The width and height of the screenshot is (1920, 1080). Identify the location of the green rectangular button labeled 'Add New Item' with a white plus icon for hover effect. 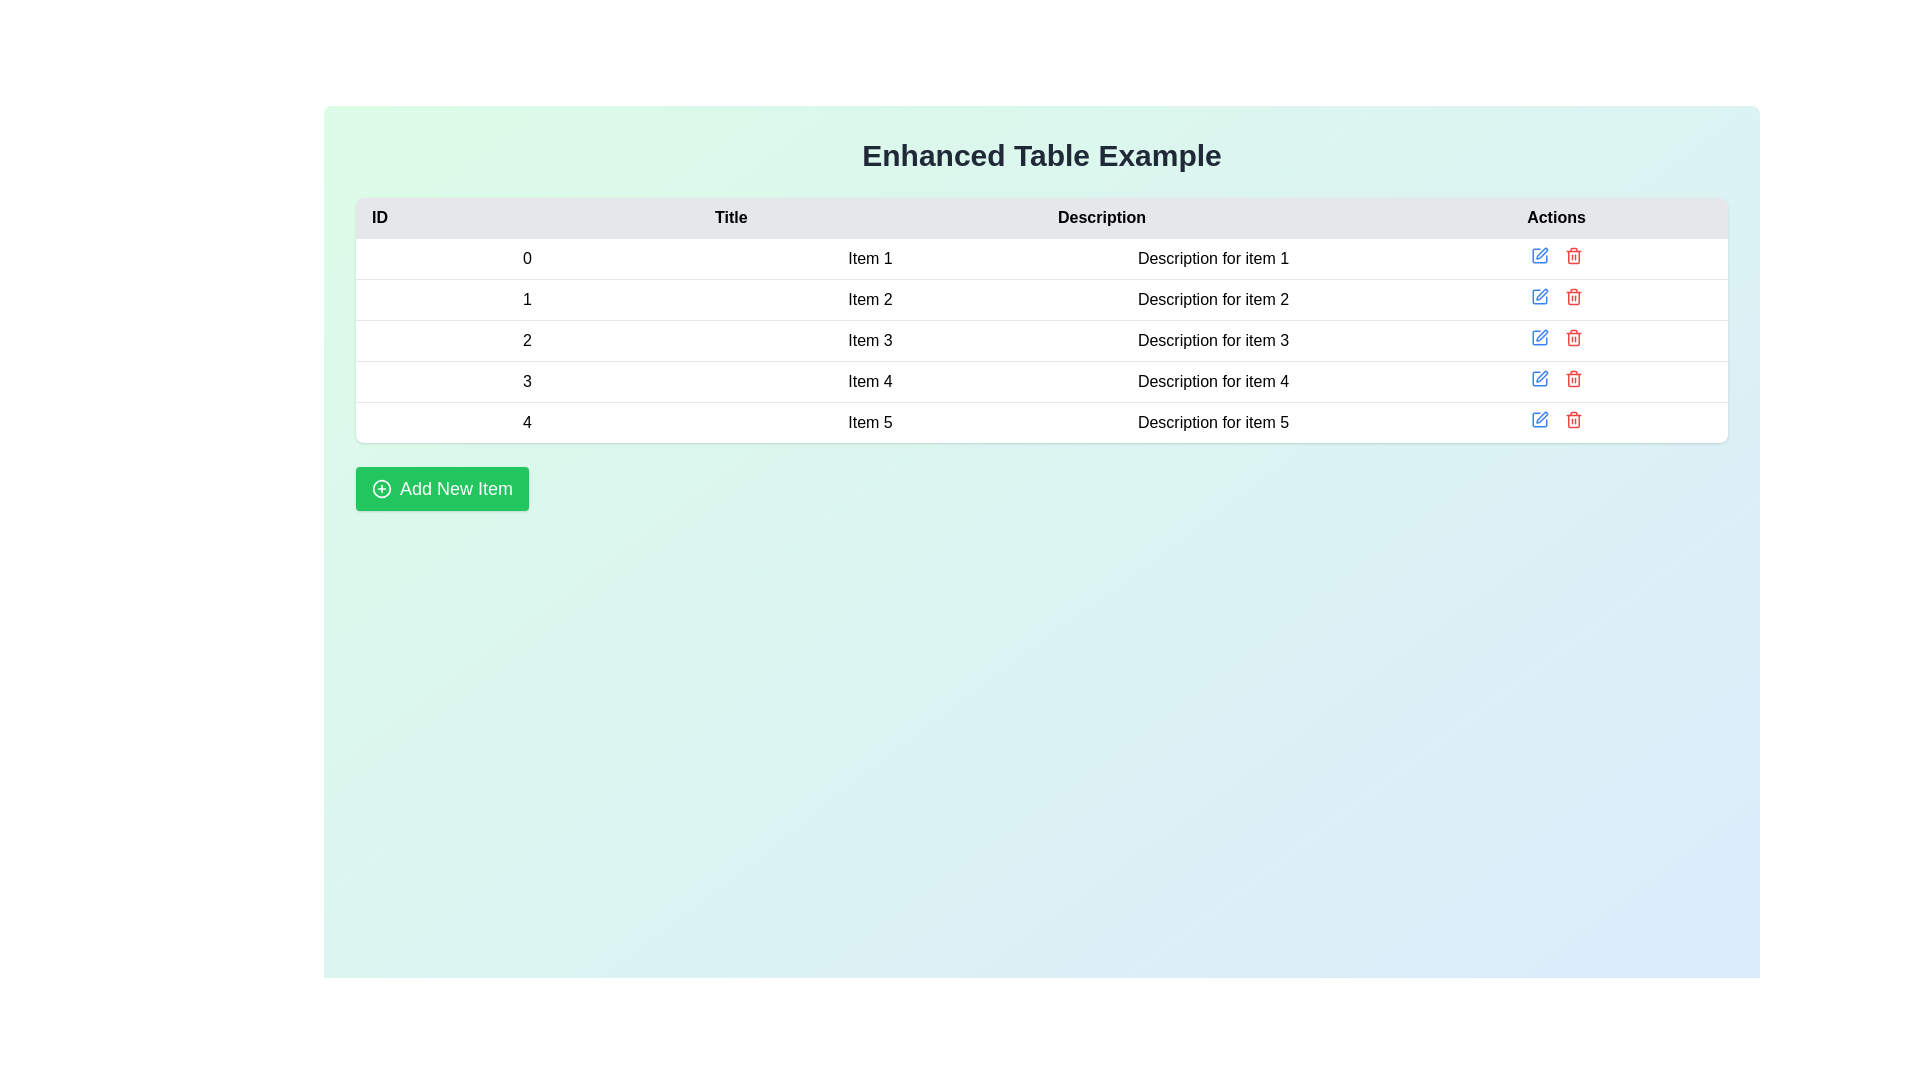
(441, 489).